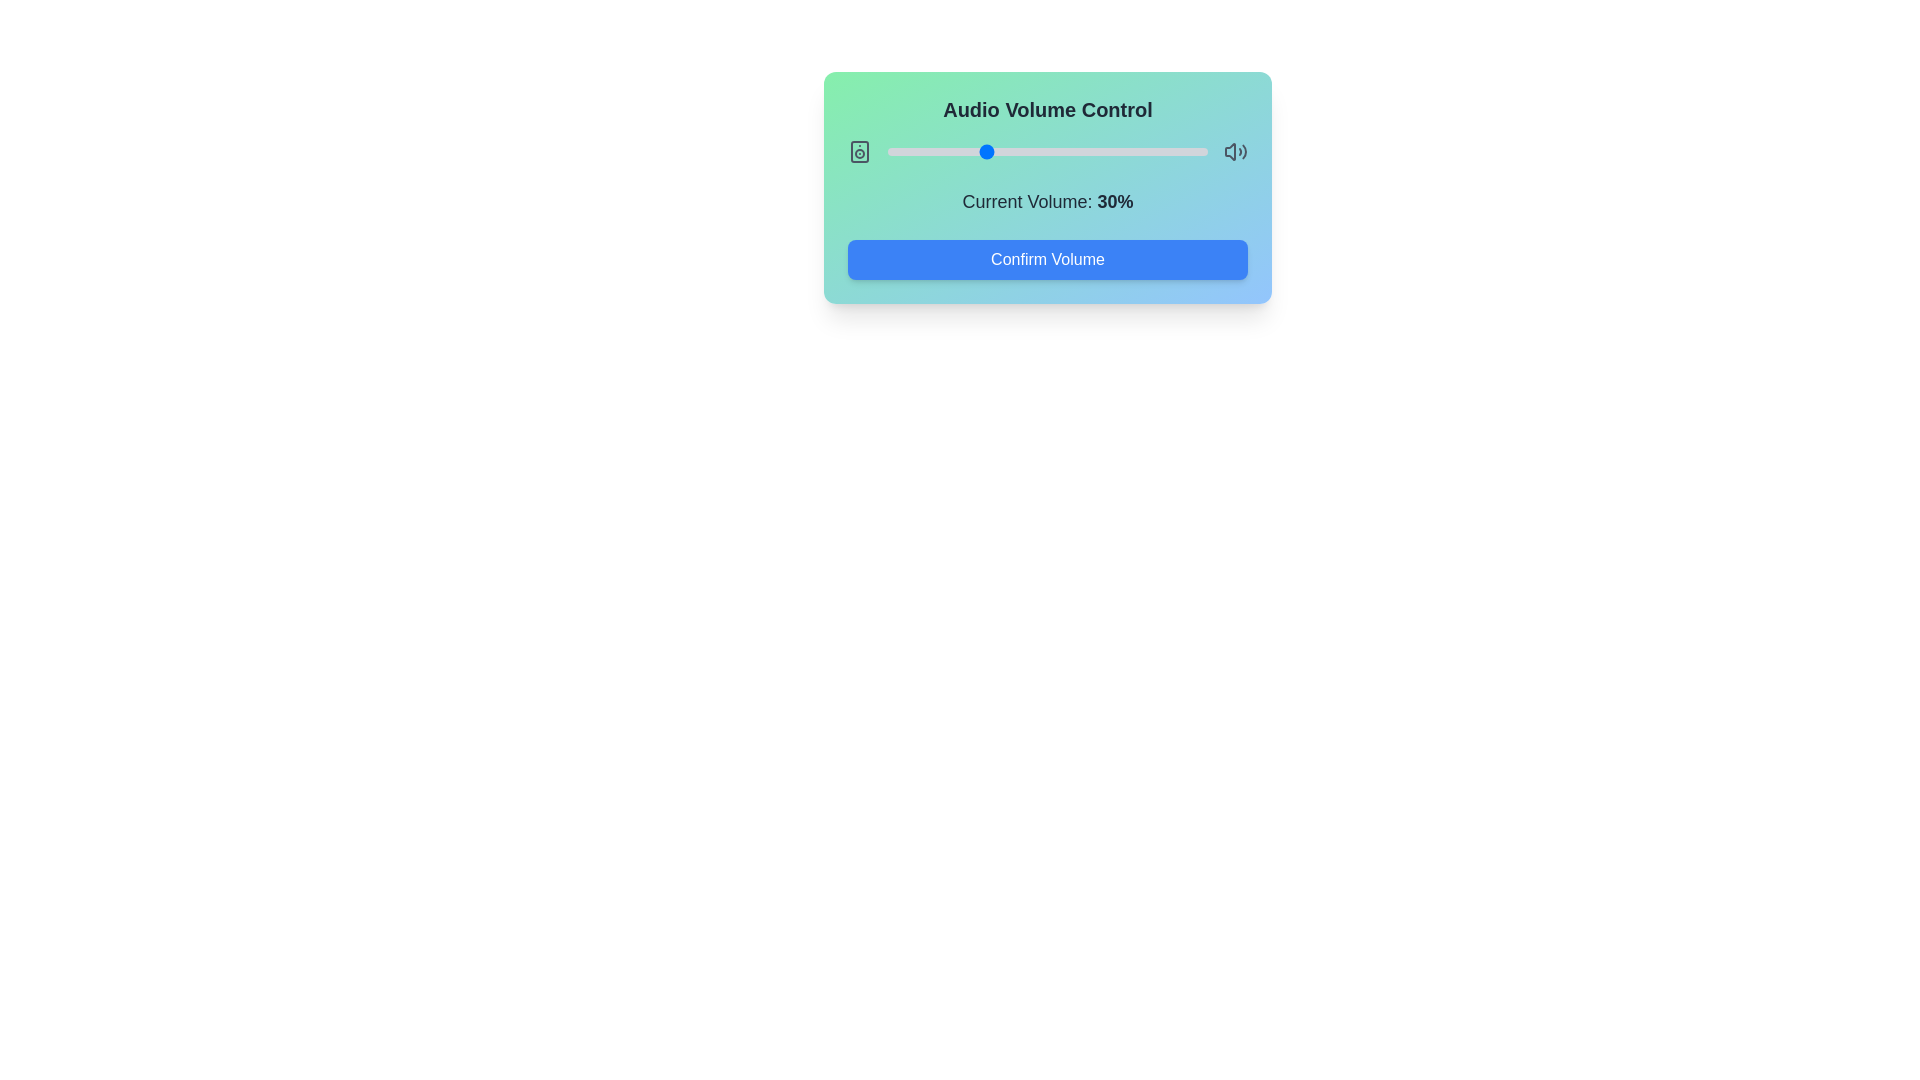  I want to click on the slider to set the volume to 4%, so click(899, 150).